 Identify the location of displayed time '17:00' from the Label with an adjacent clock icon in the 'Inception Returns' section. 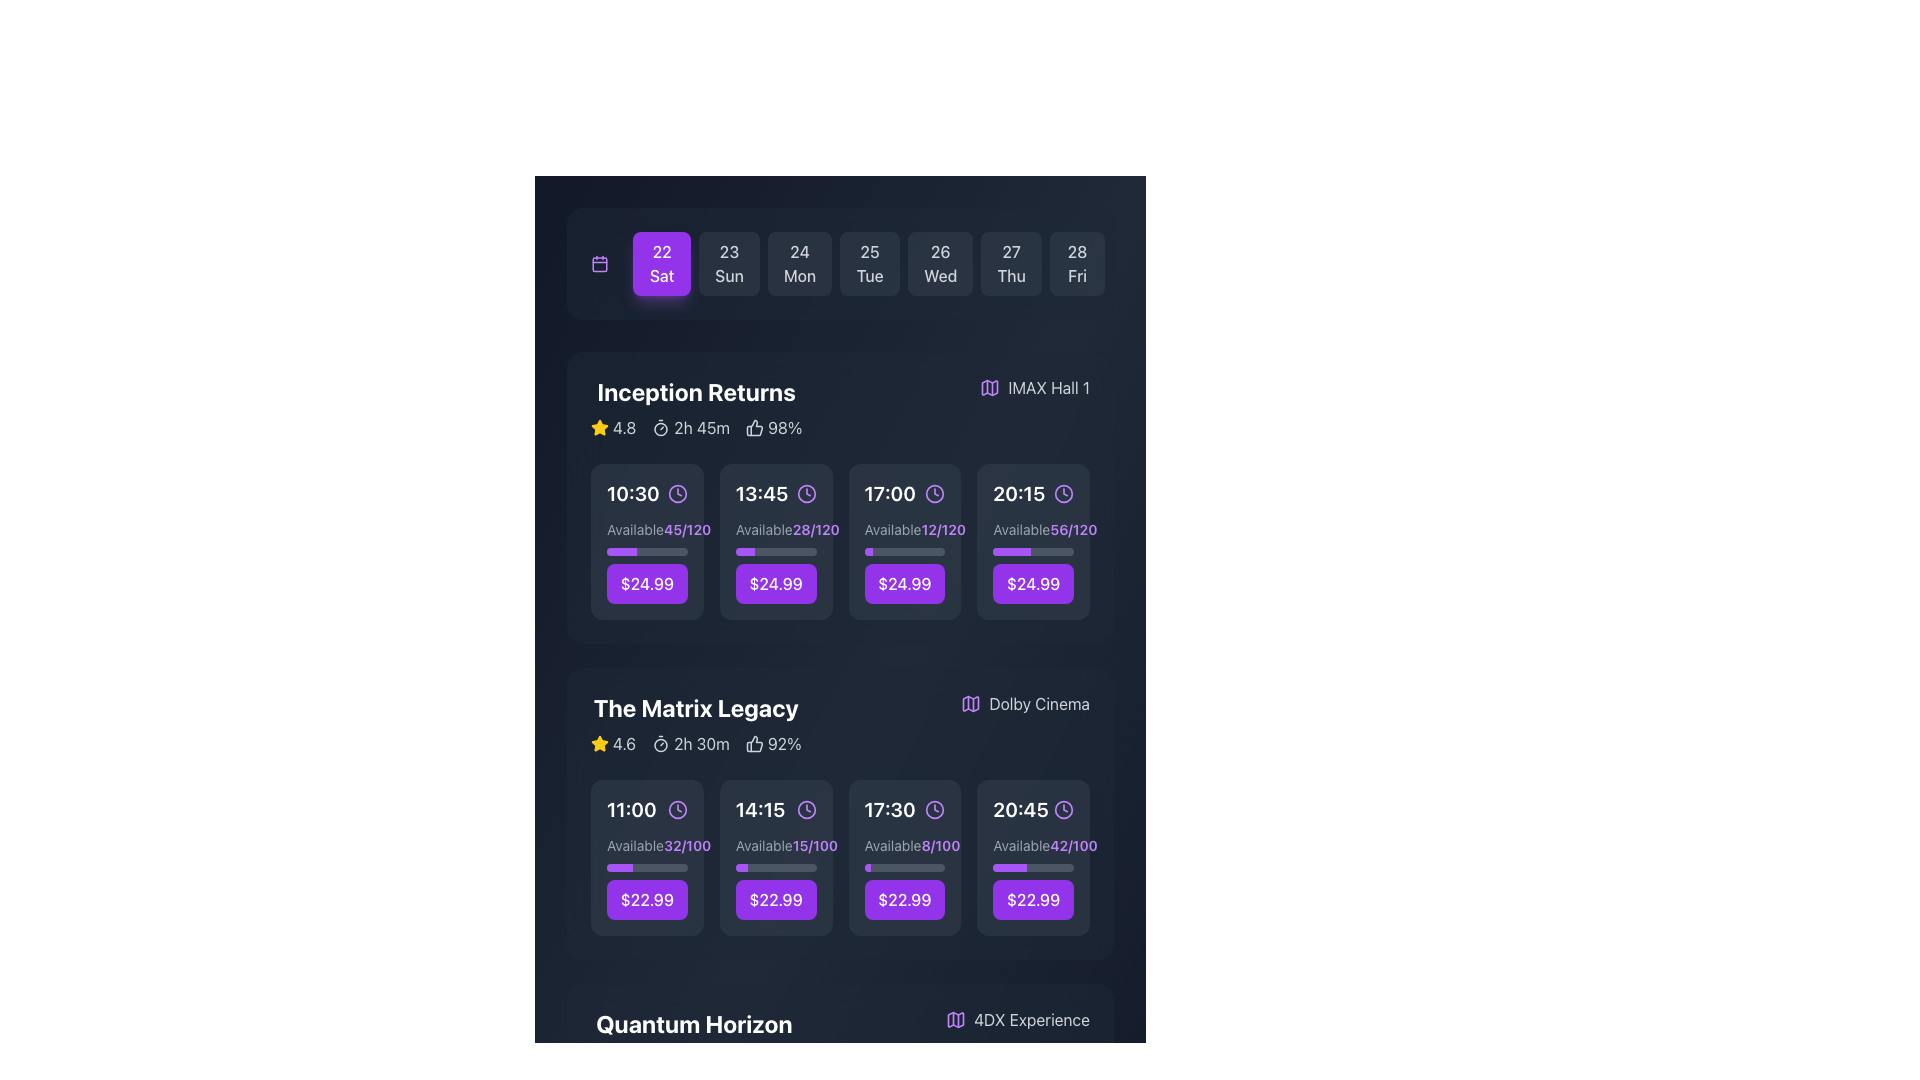
(903, 493).